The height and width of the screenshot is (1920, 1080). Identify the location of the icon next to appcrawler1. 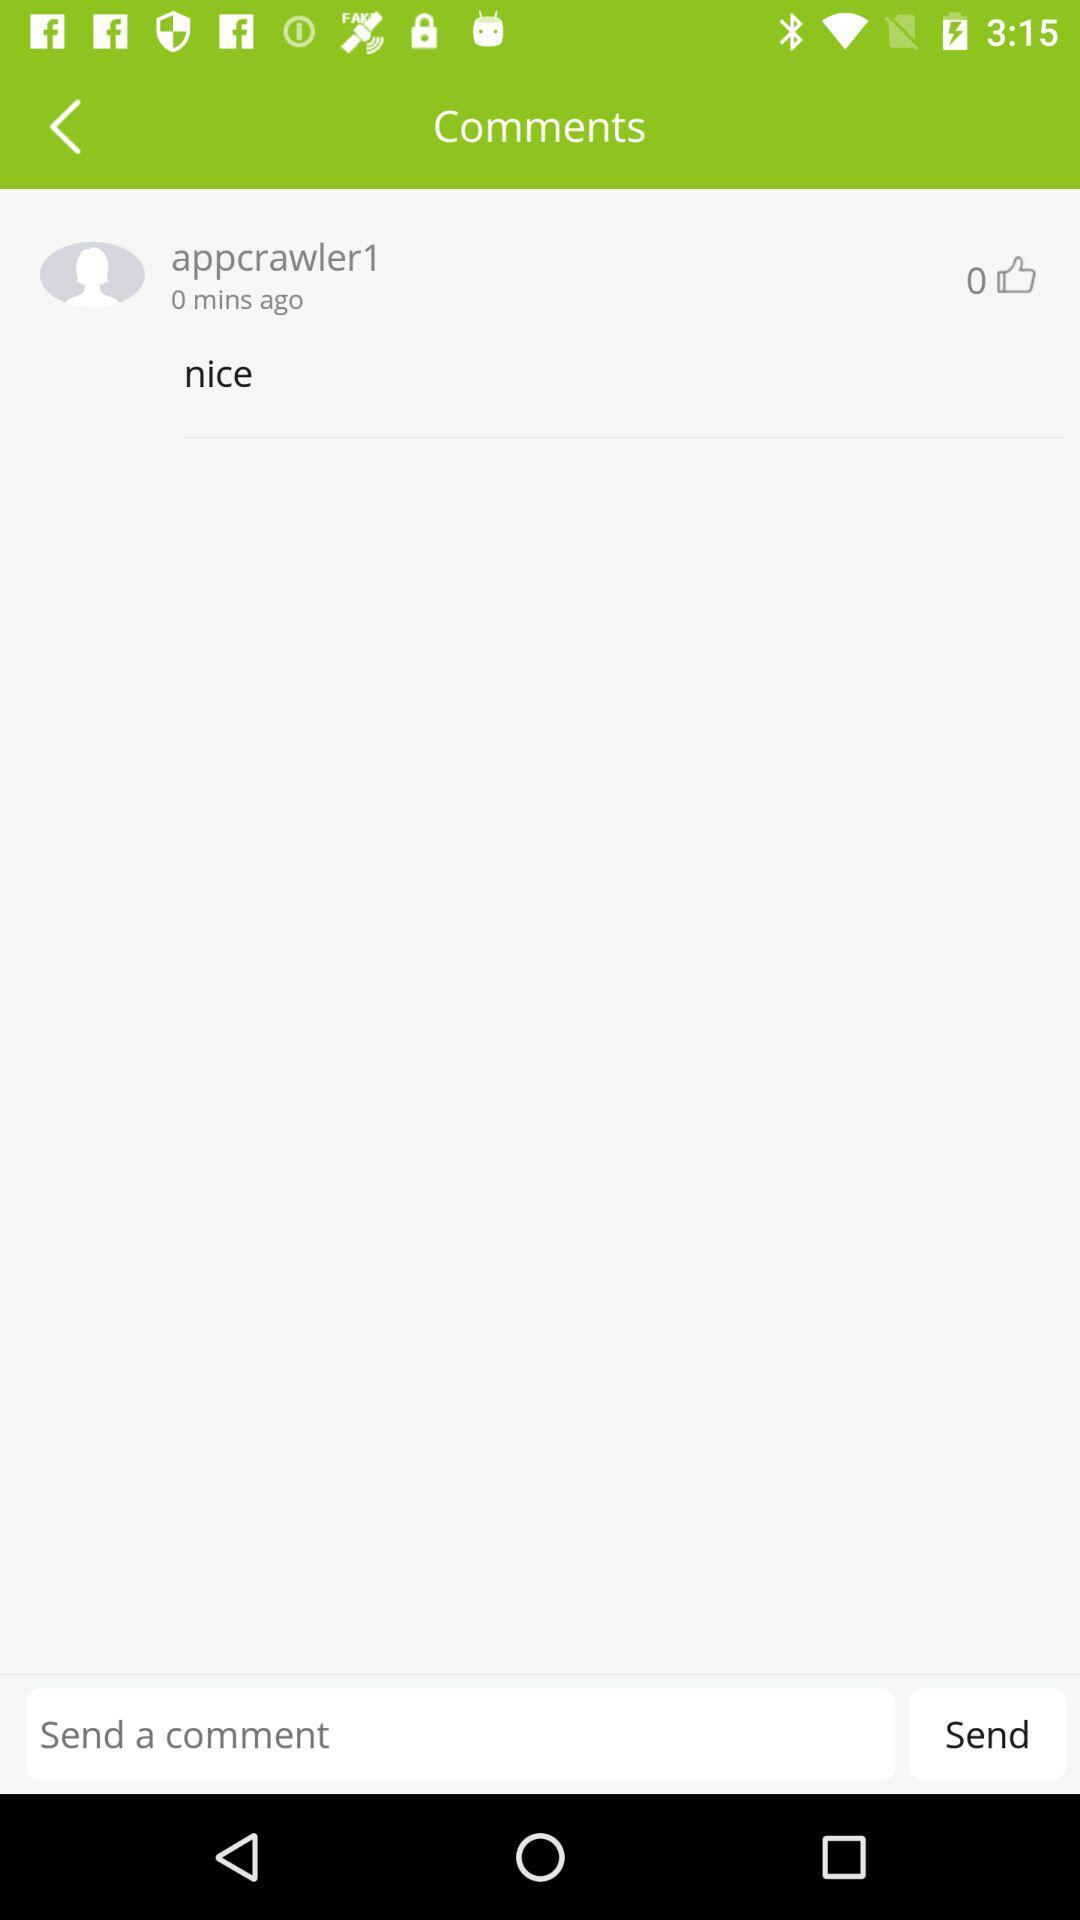
(84, 273).